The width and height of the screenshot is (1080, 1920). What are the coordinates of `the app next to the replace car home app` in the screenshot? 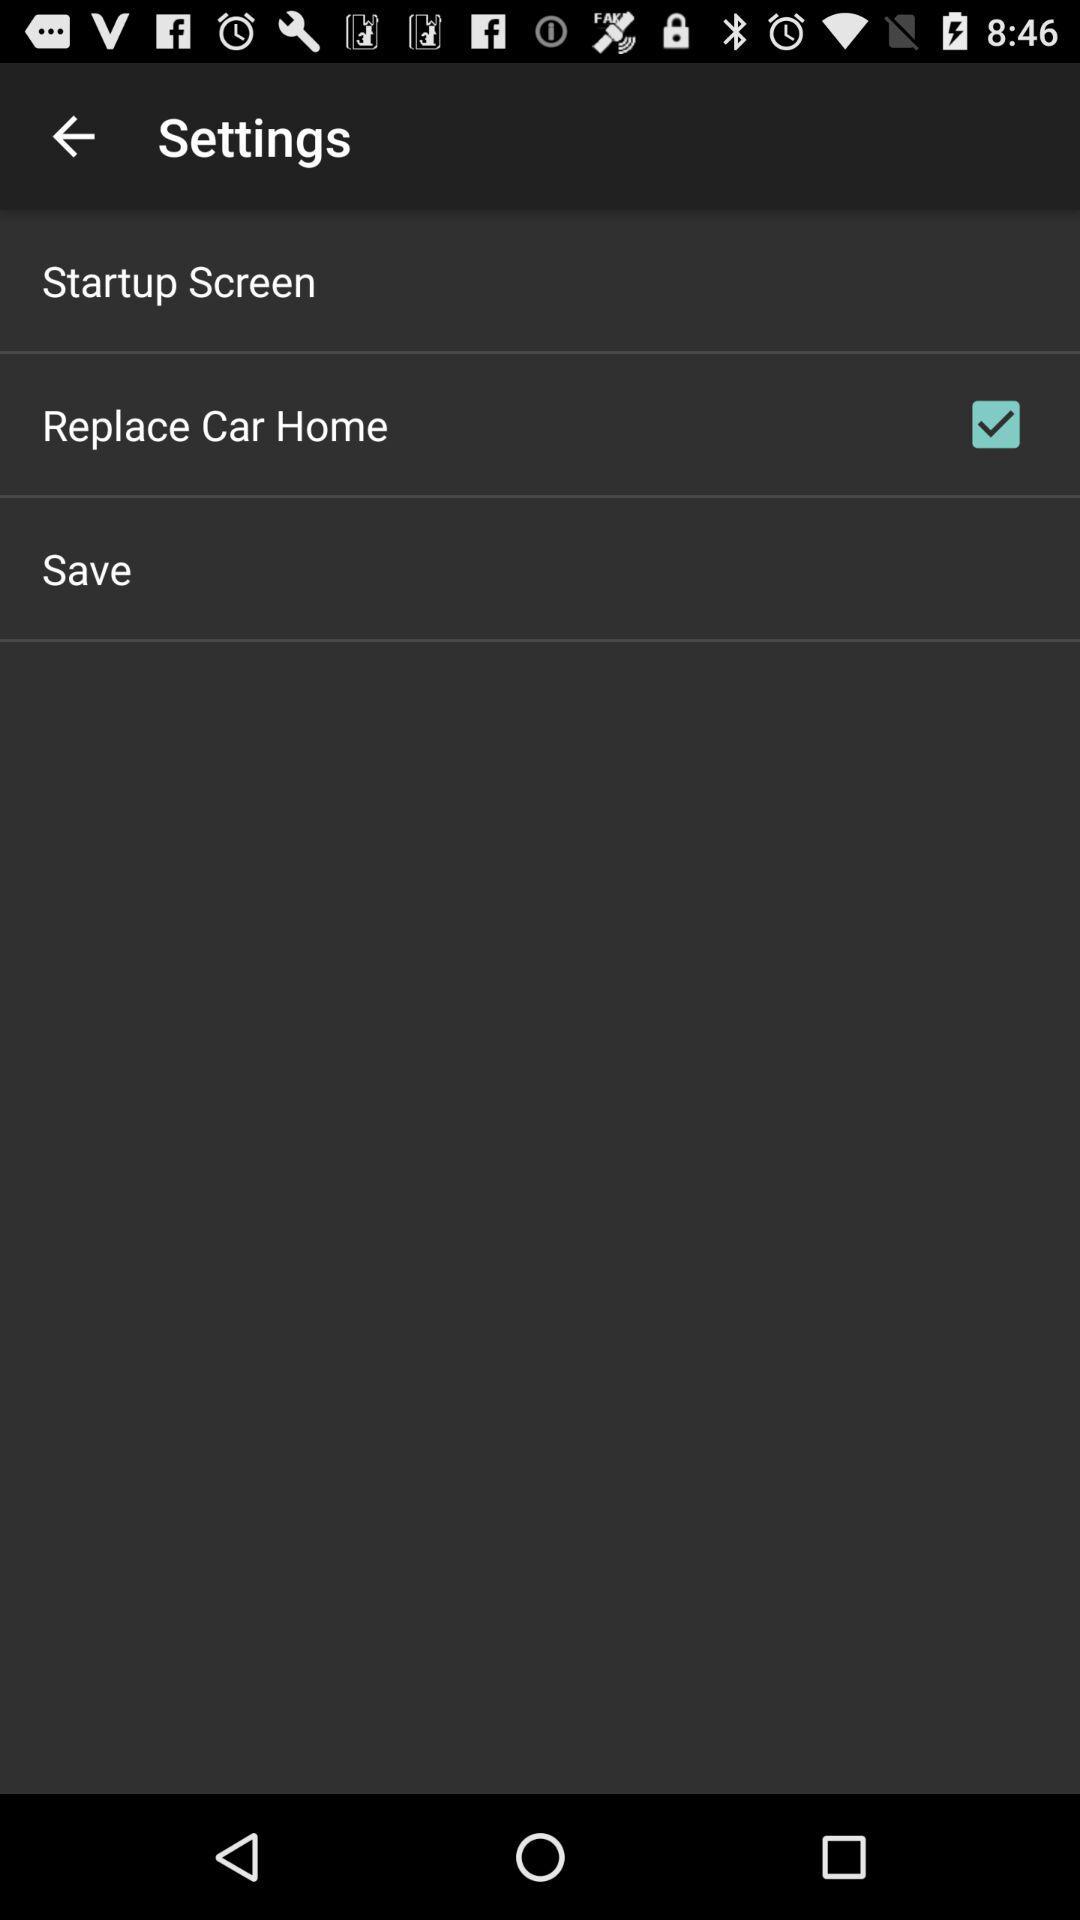 It's located at (995, 423).